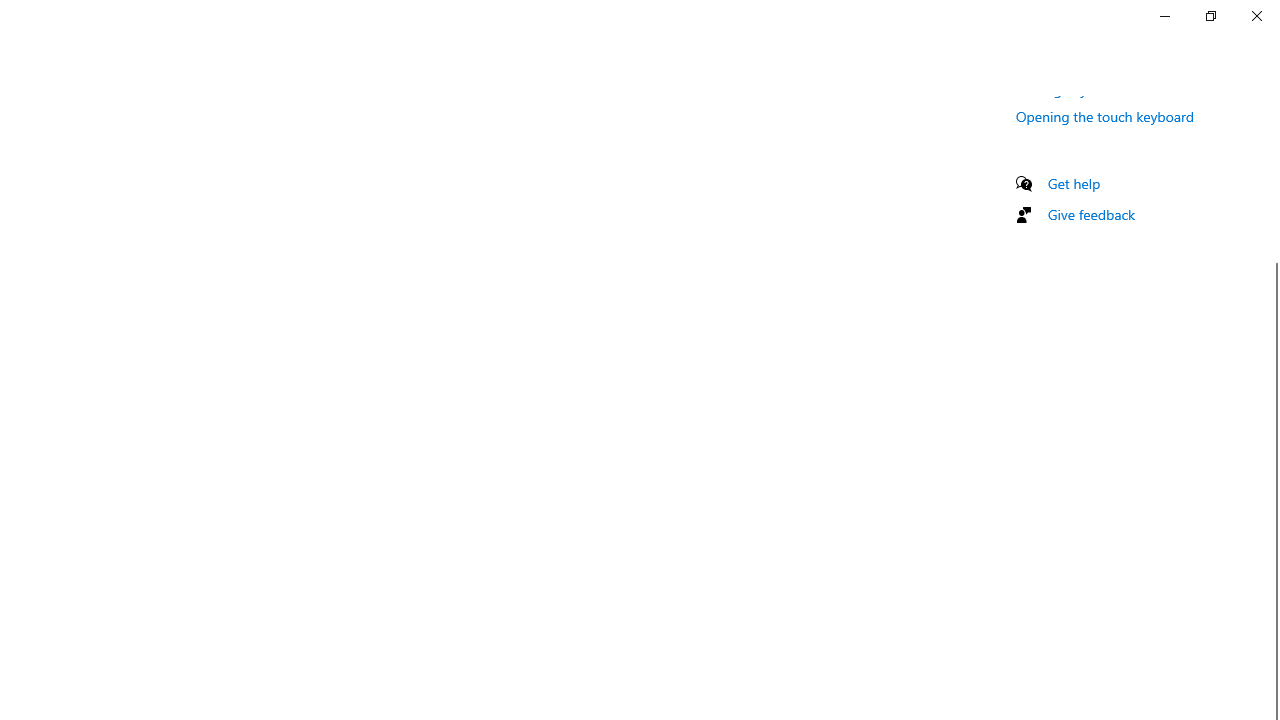 This screenshot has width=1280, height=720. Describe the element at coordinates (1209, 15) in the screenshot. I see `'Restore Settings'` at that location.